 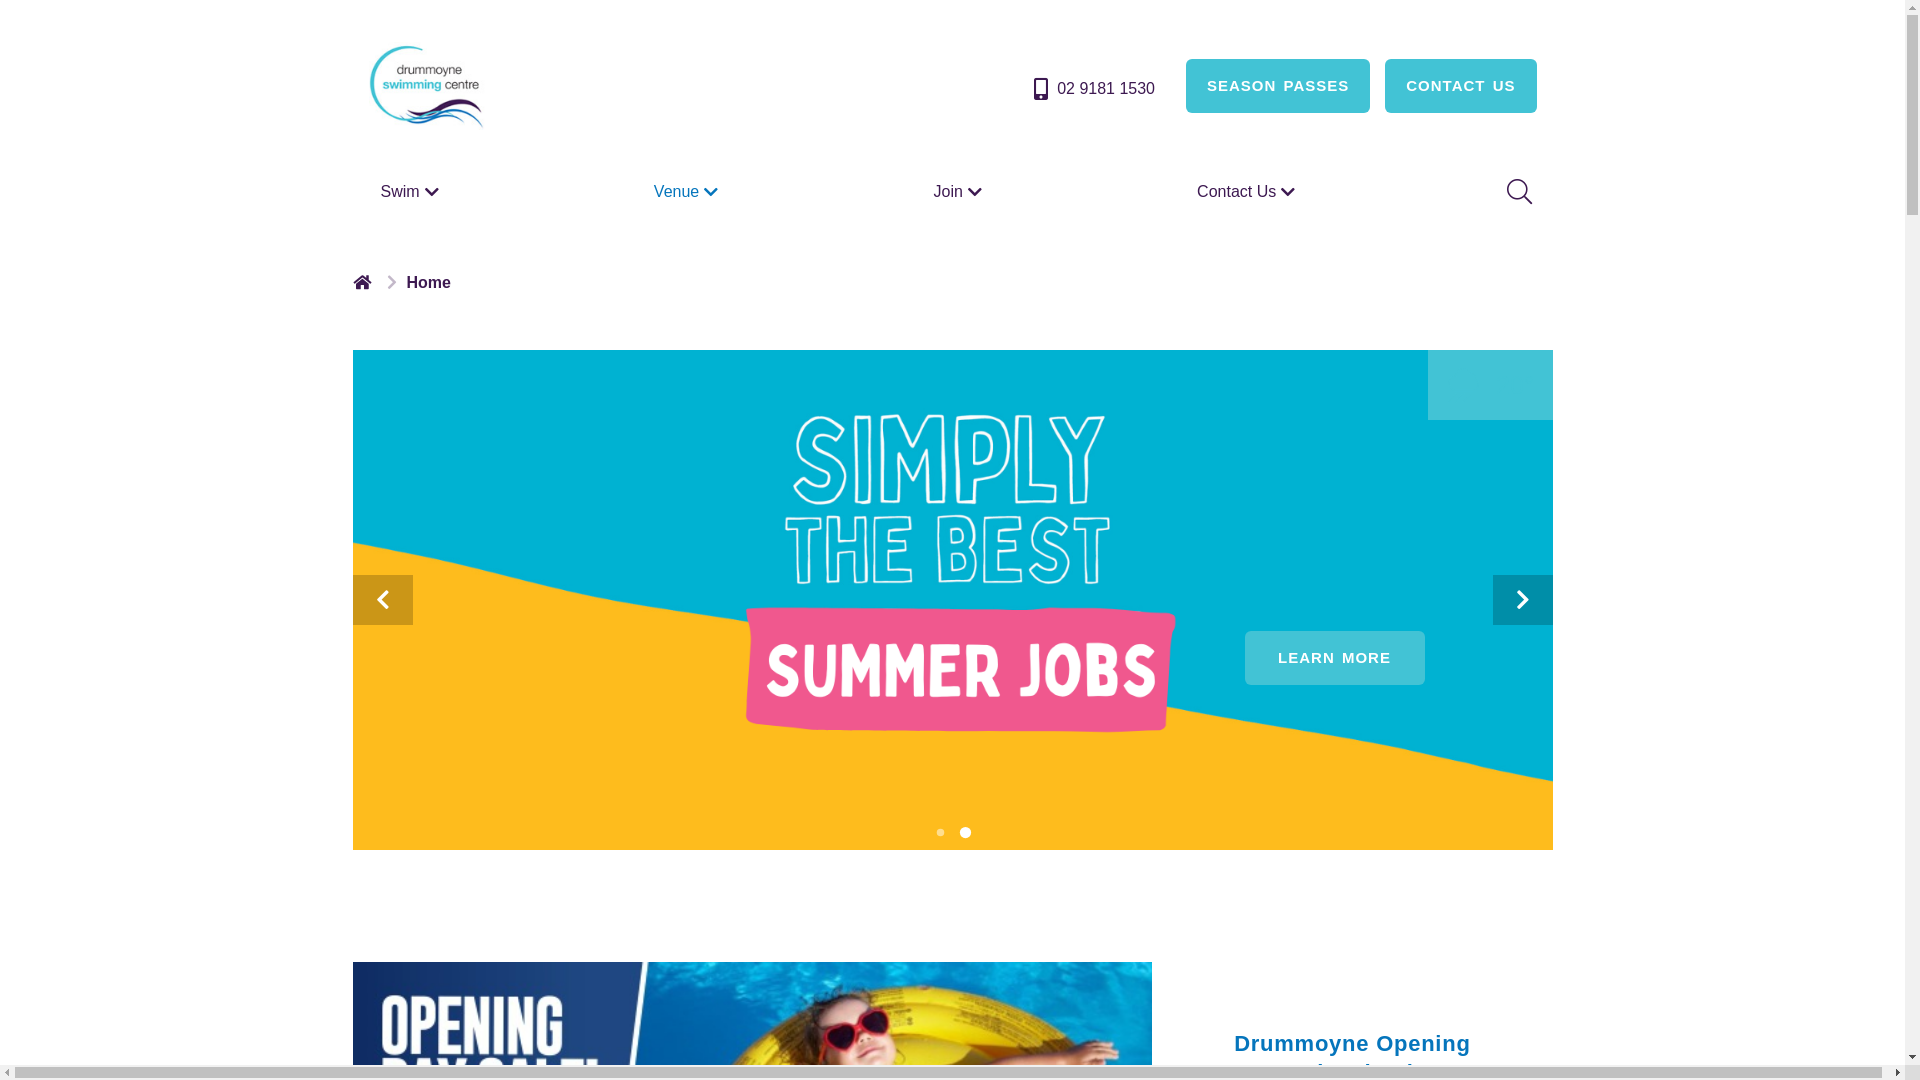 What do you see at coordinates (1091, 87) in the screenshot?
I see `'02 9181 1530'` at bounding box center [1091, 87].